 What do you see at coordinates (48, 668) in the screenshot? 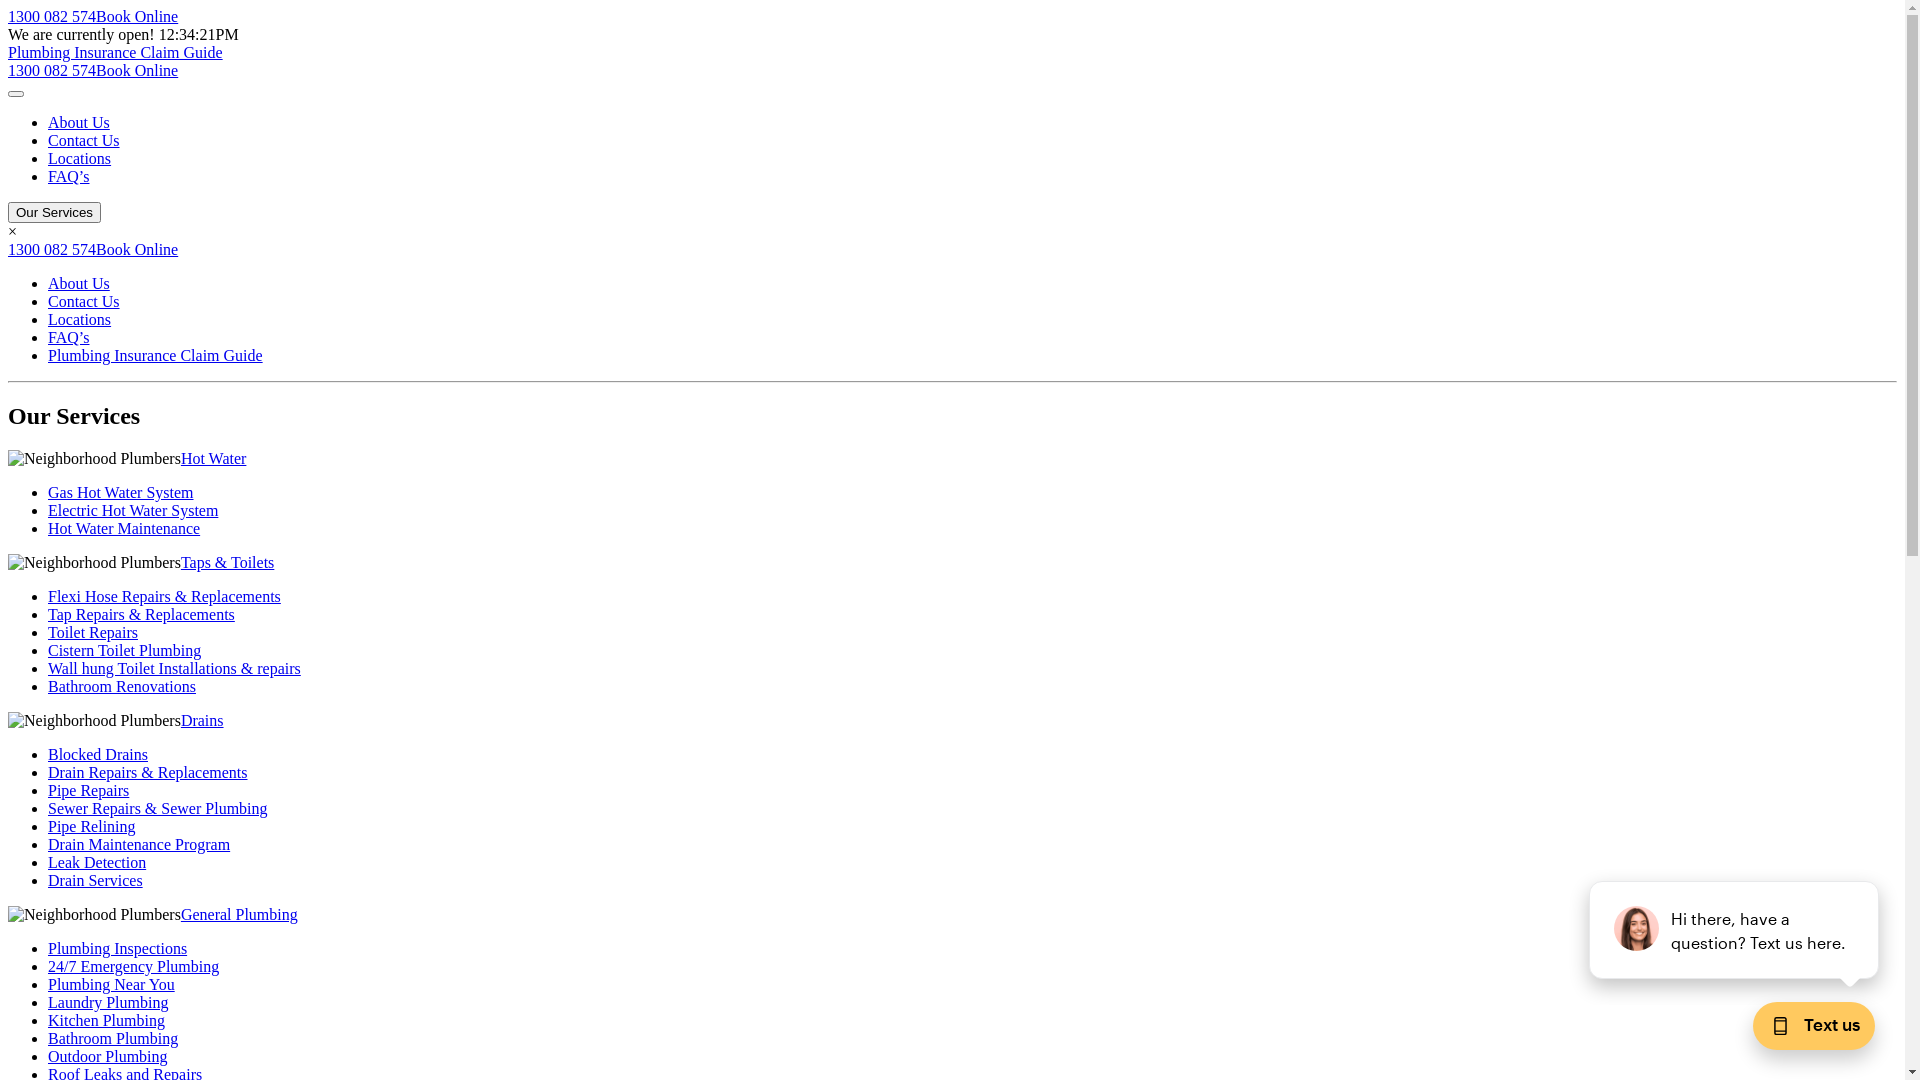
I see `'Wall hung Toilet Installations & repairs'` at bounding box center [48, 668].